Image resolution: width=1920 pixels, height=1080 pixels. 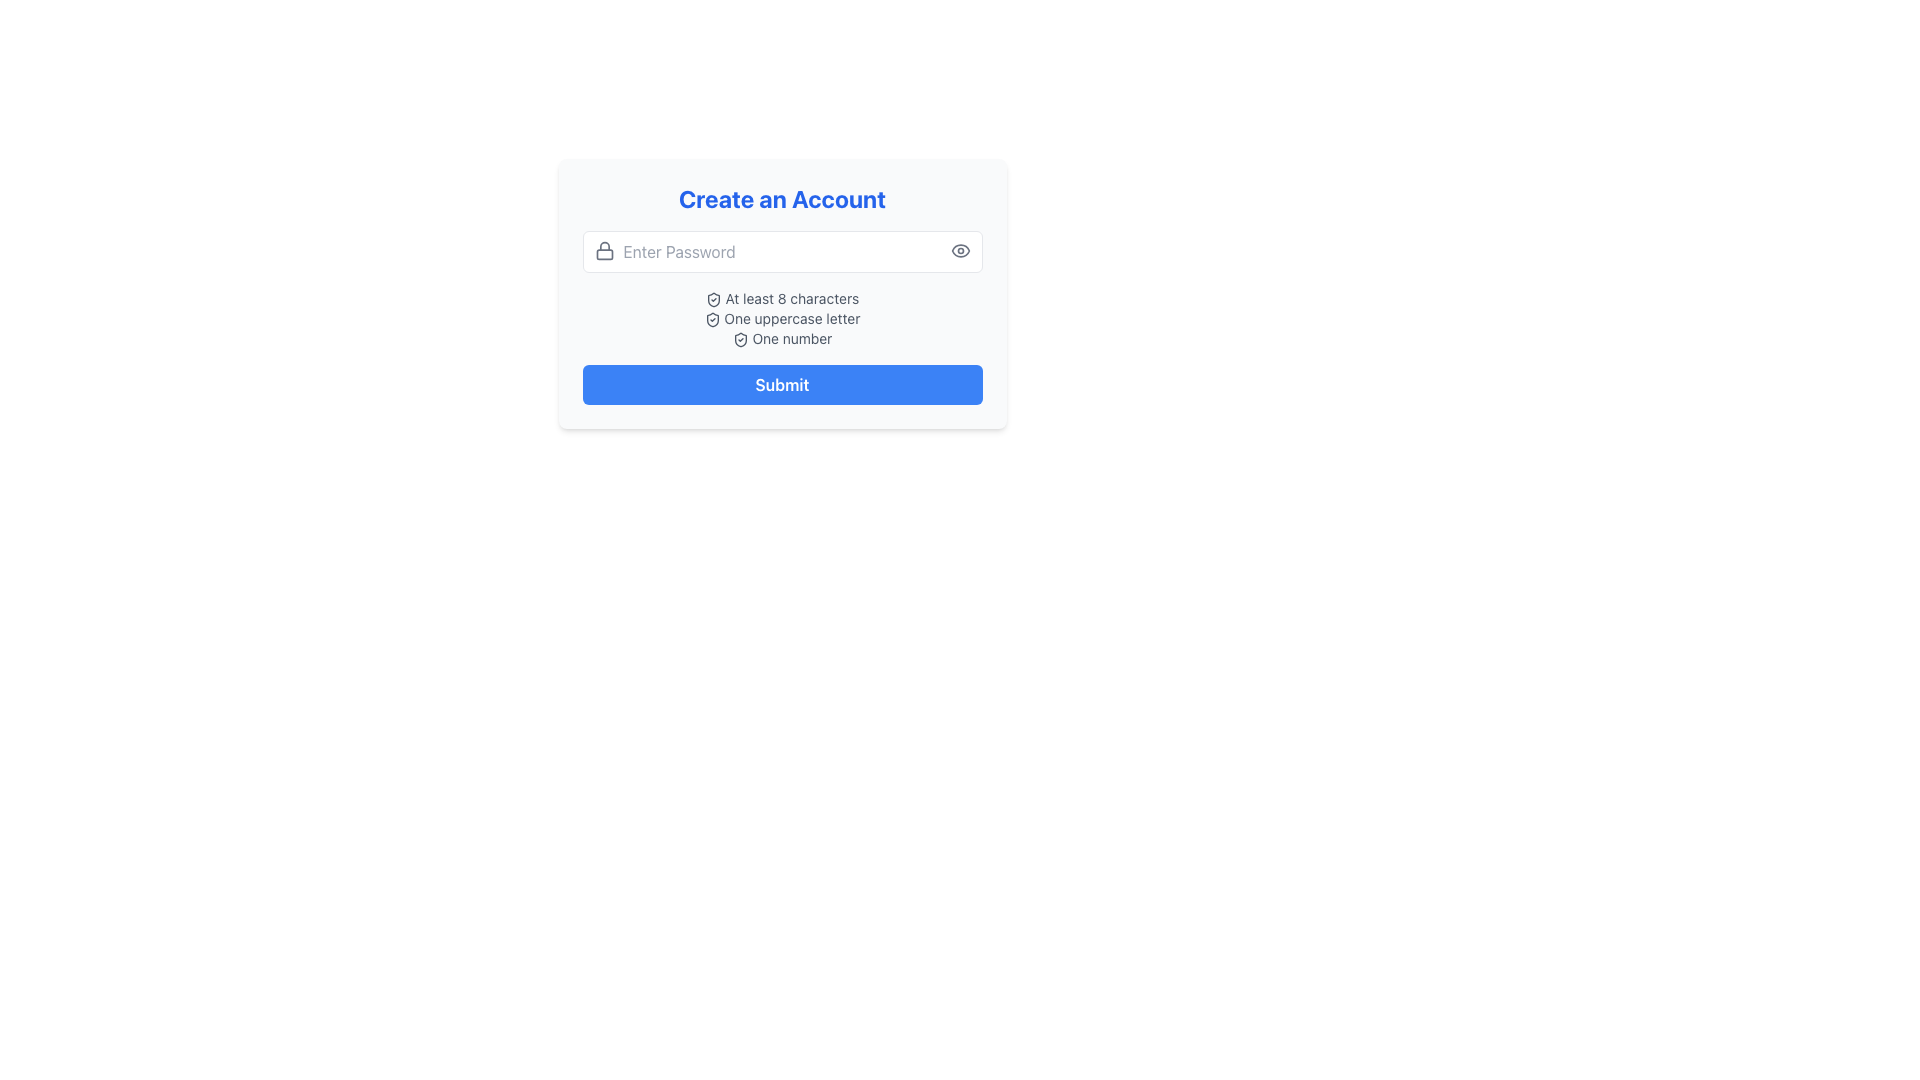 I want to click on the text element reading 'At least 8 characters' with an icon resembling a shield and checkmark, which is the first item in the password requirements list in the 'Create an Account' form, so click(x=781, y=299).